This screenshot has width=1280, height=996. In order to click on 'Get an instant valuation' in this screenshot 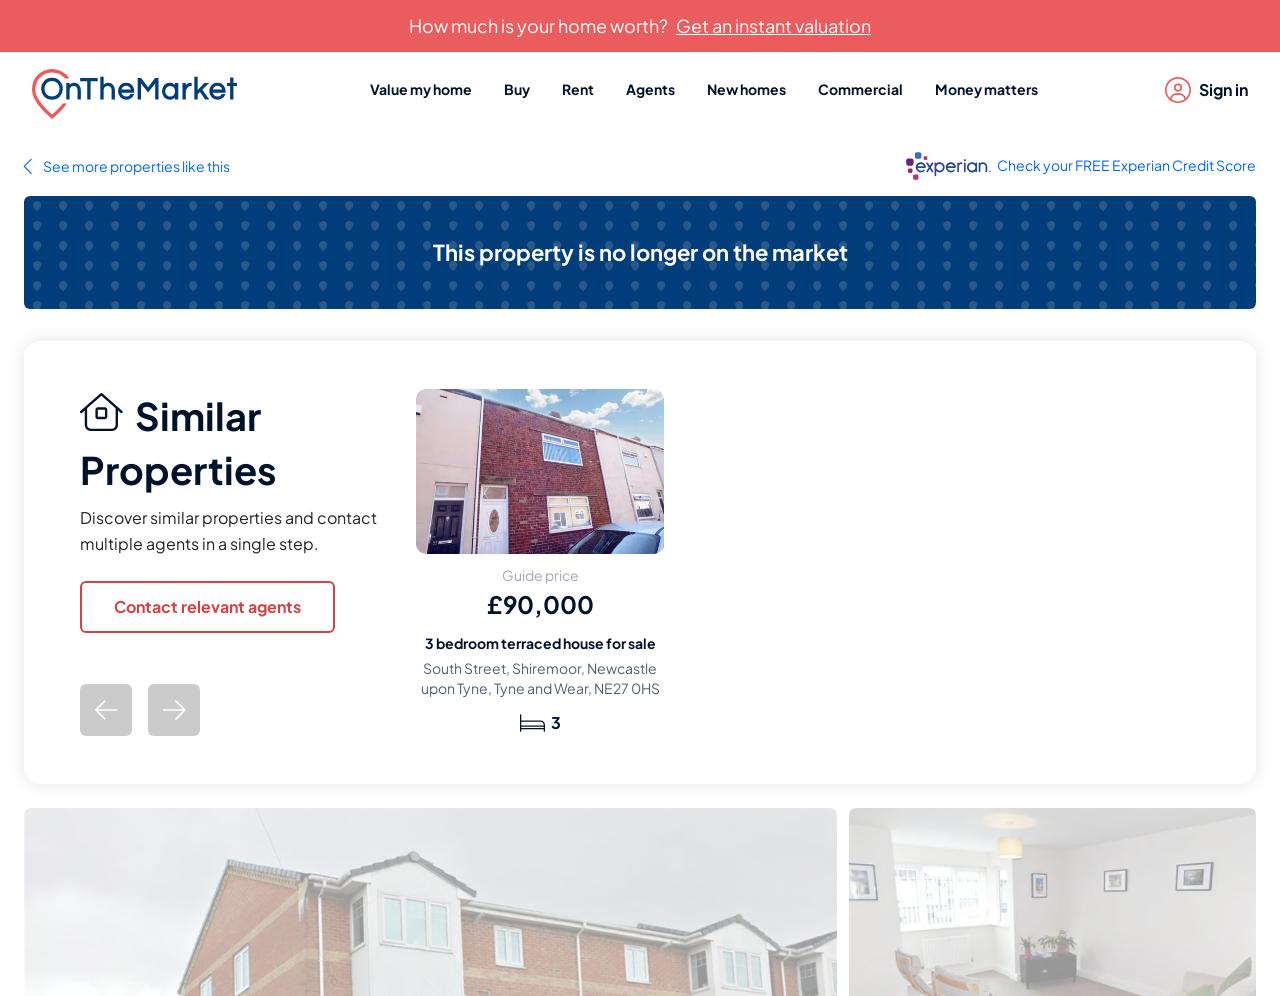, I will do `click(772, 25)`.